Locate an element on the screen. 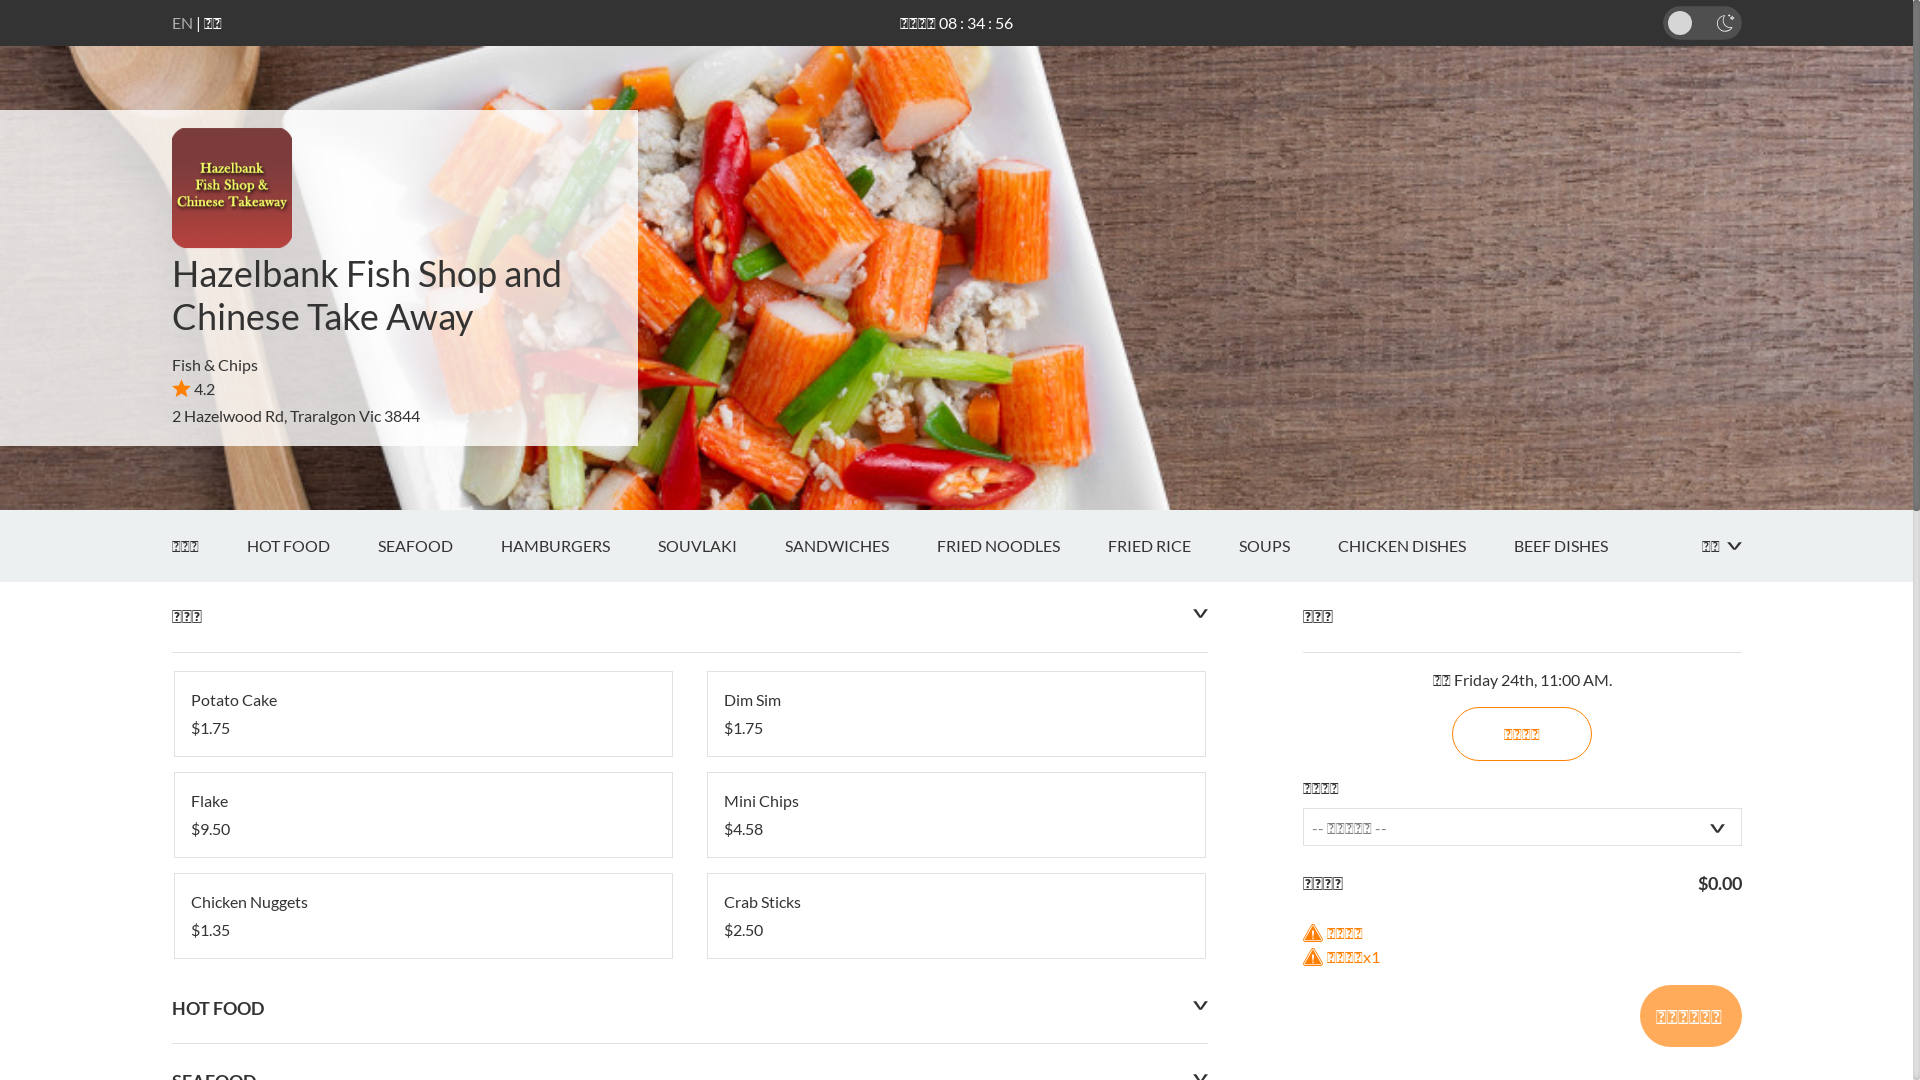  'Flake is located at coordinates (421, 814).